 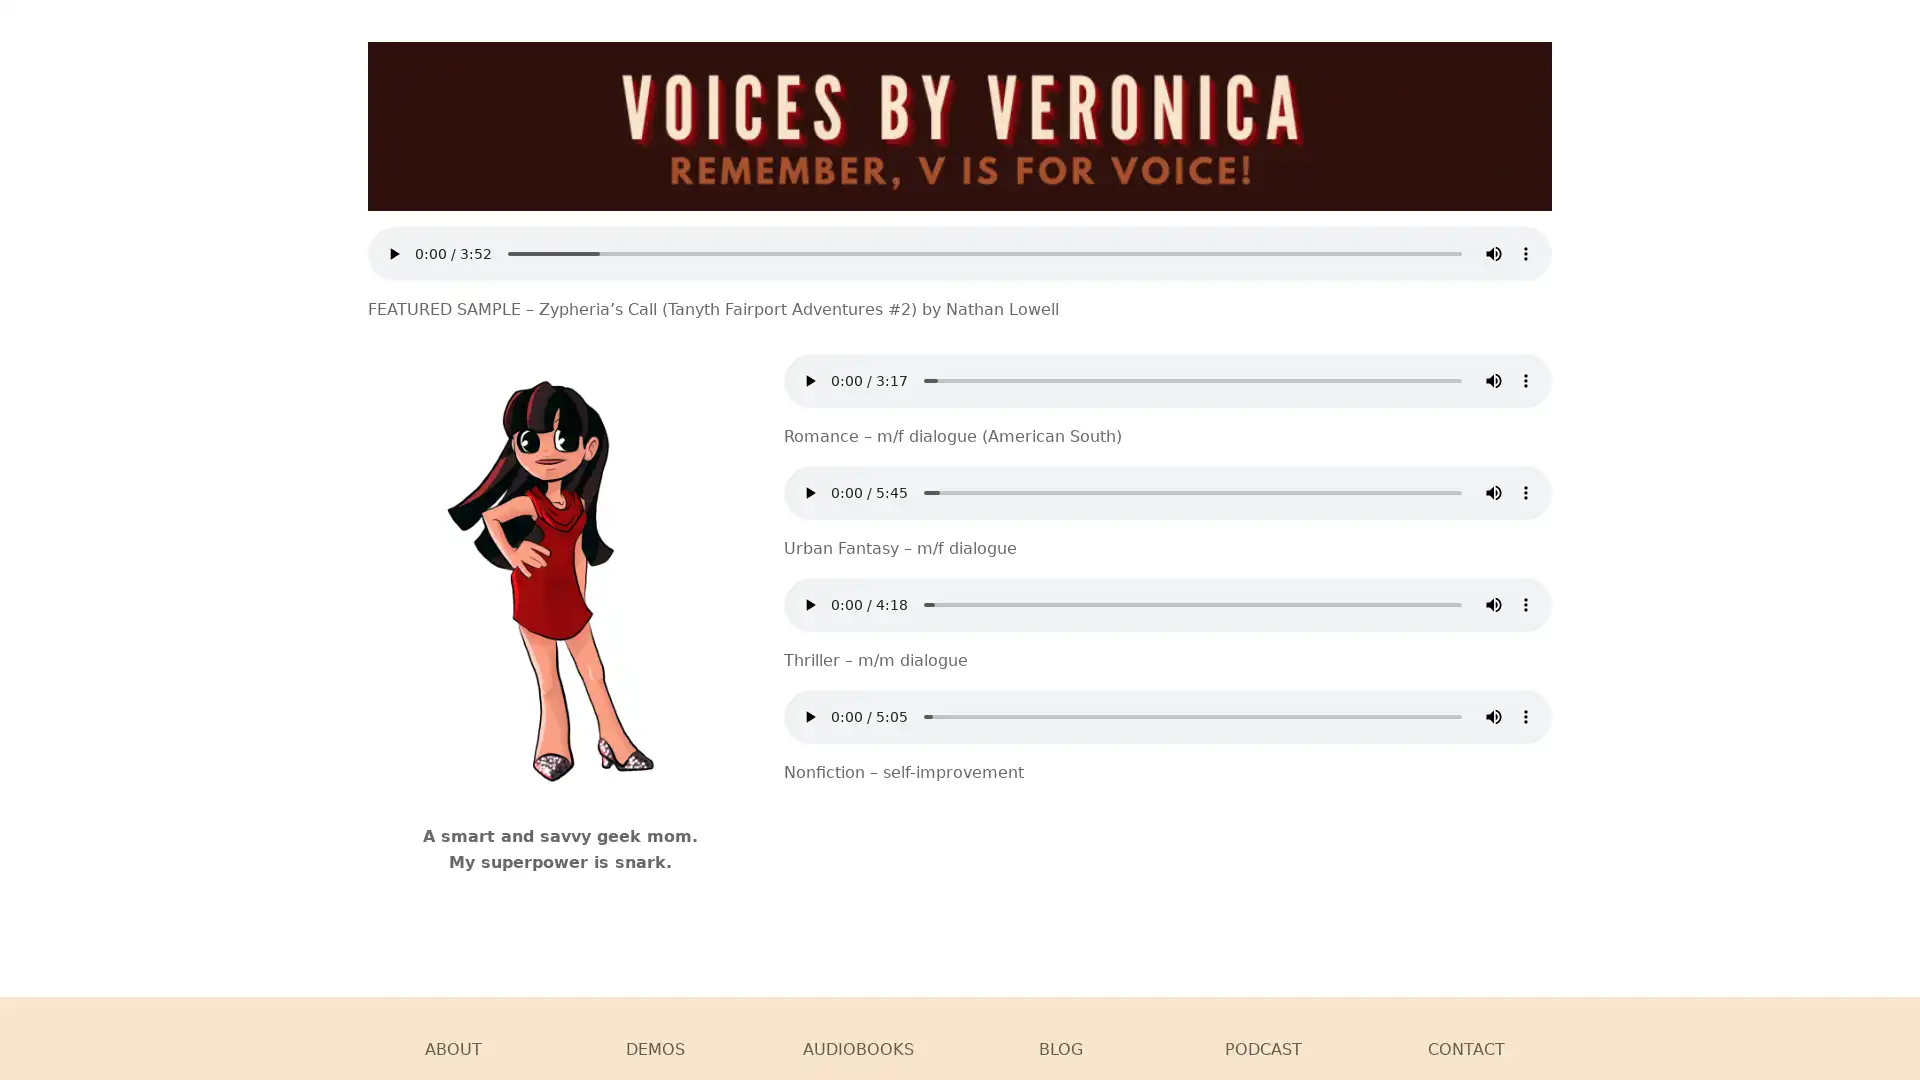 I want to click on play, so click(x=810, y=381).